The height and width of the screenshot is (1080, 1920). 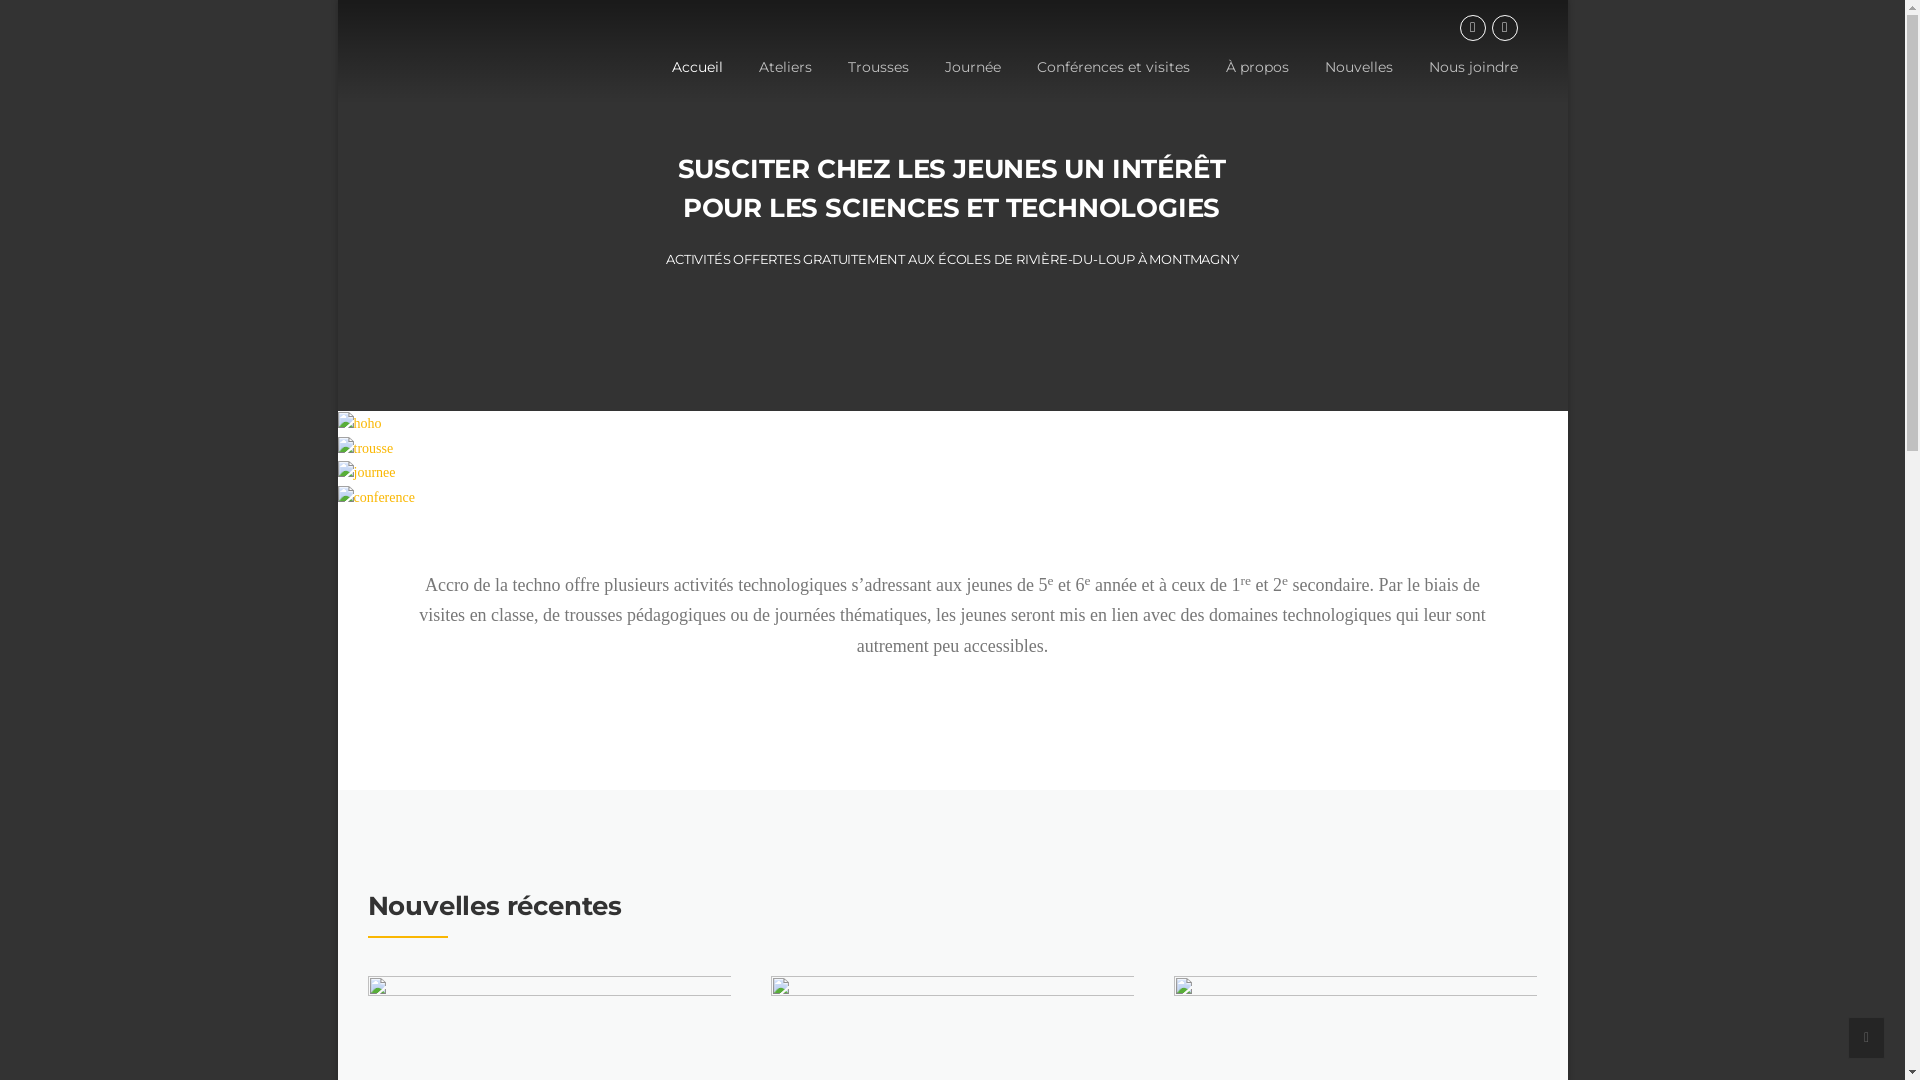 What do you see at coordinates (1505, 27) in the screenshot?
I see `'Email'` at bounding box center [1505, 27].